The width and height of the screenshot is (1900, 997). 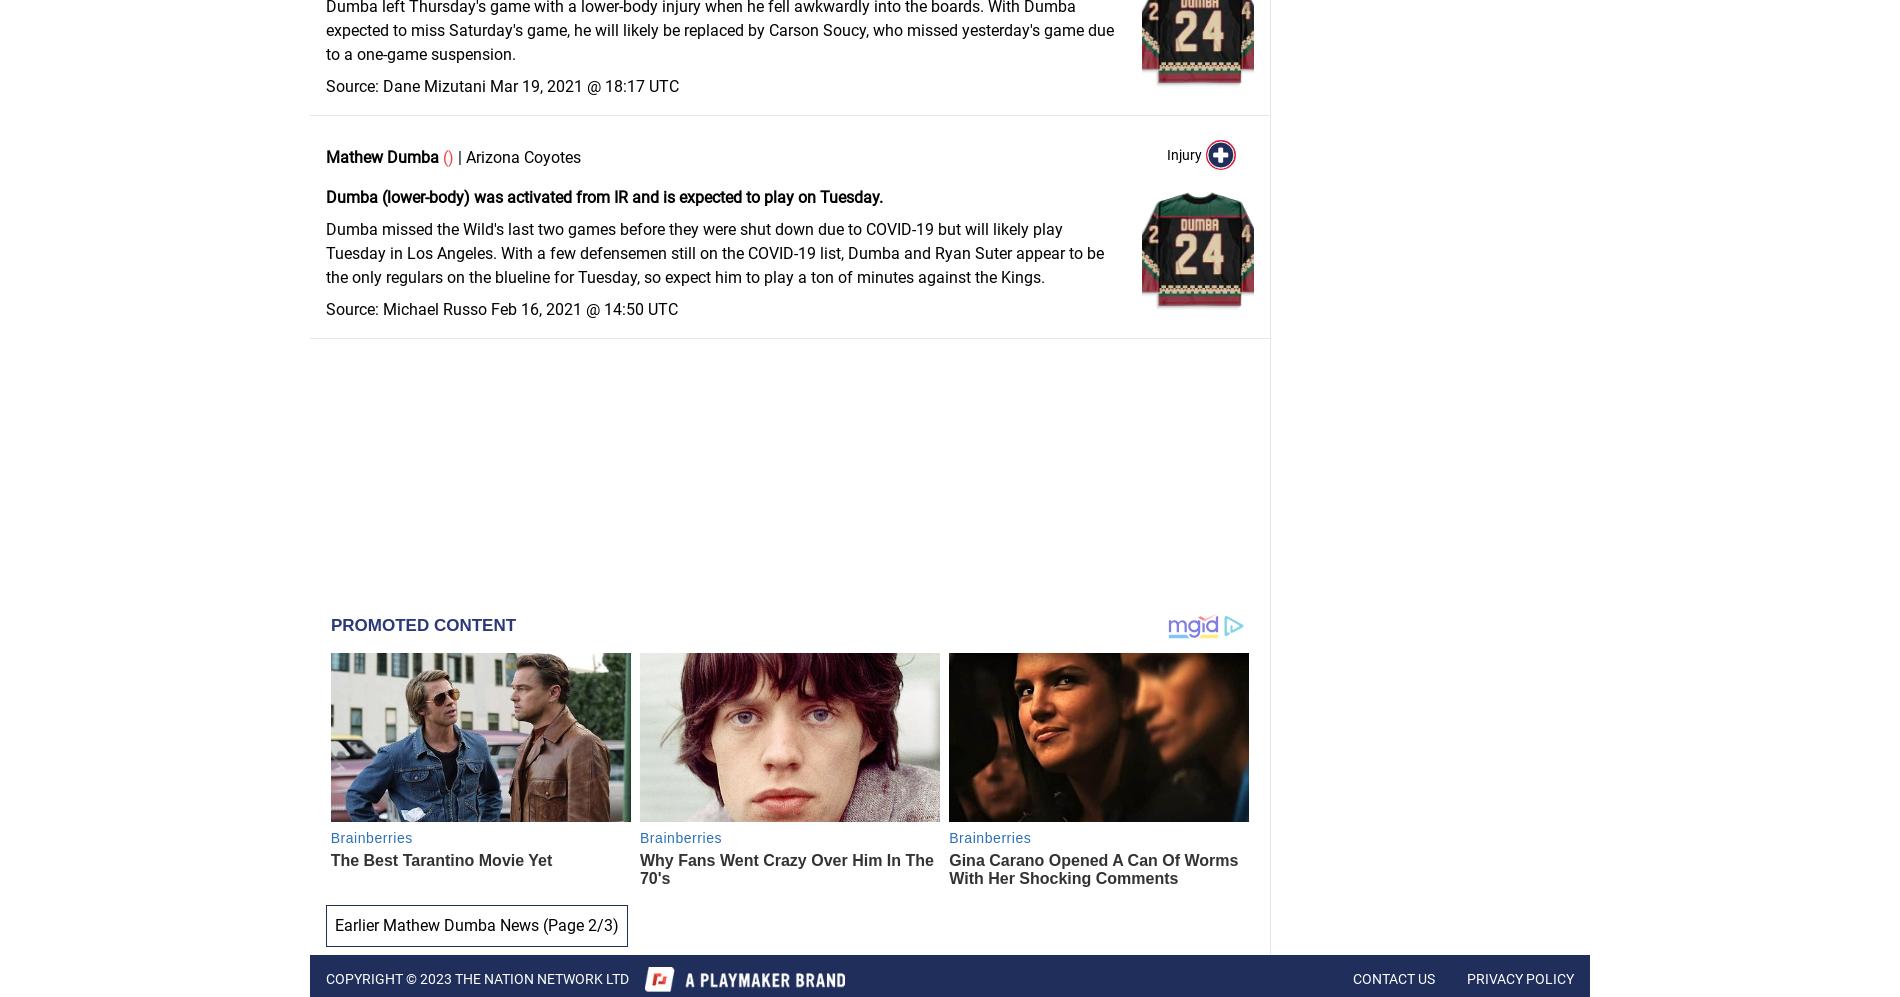 I want to click on 'The Nation Network Ltd', so click(x=540, y=977).